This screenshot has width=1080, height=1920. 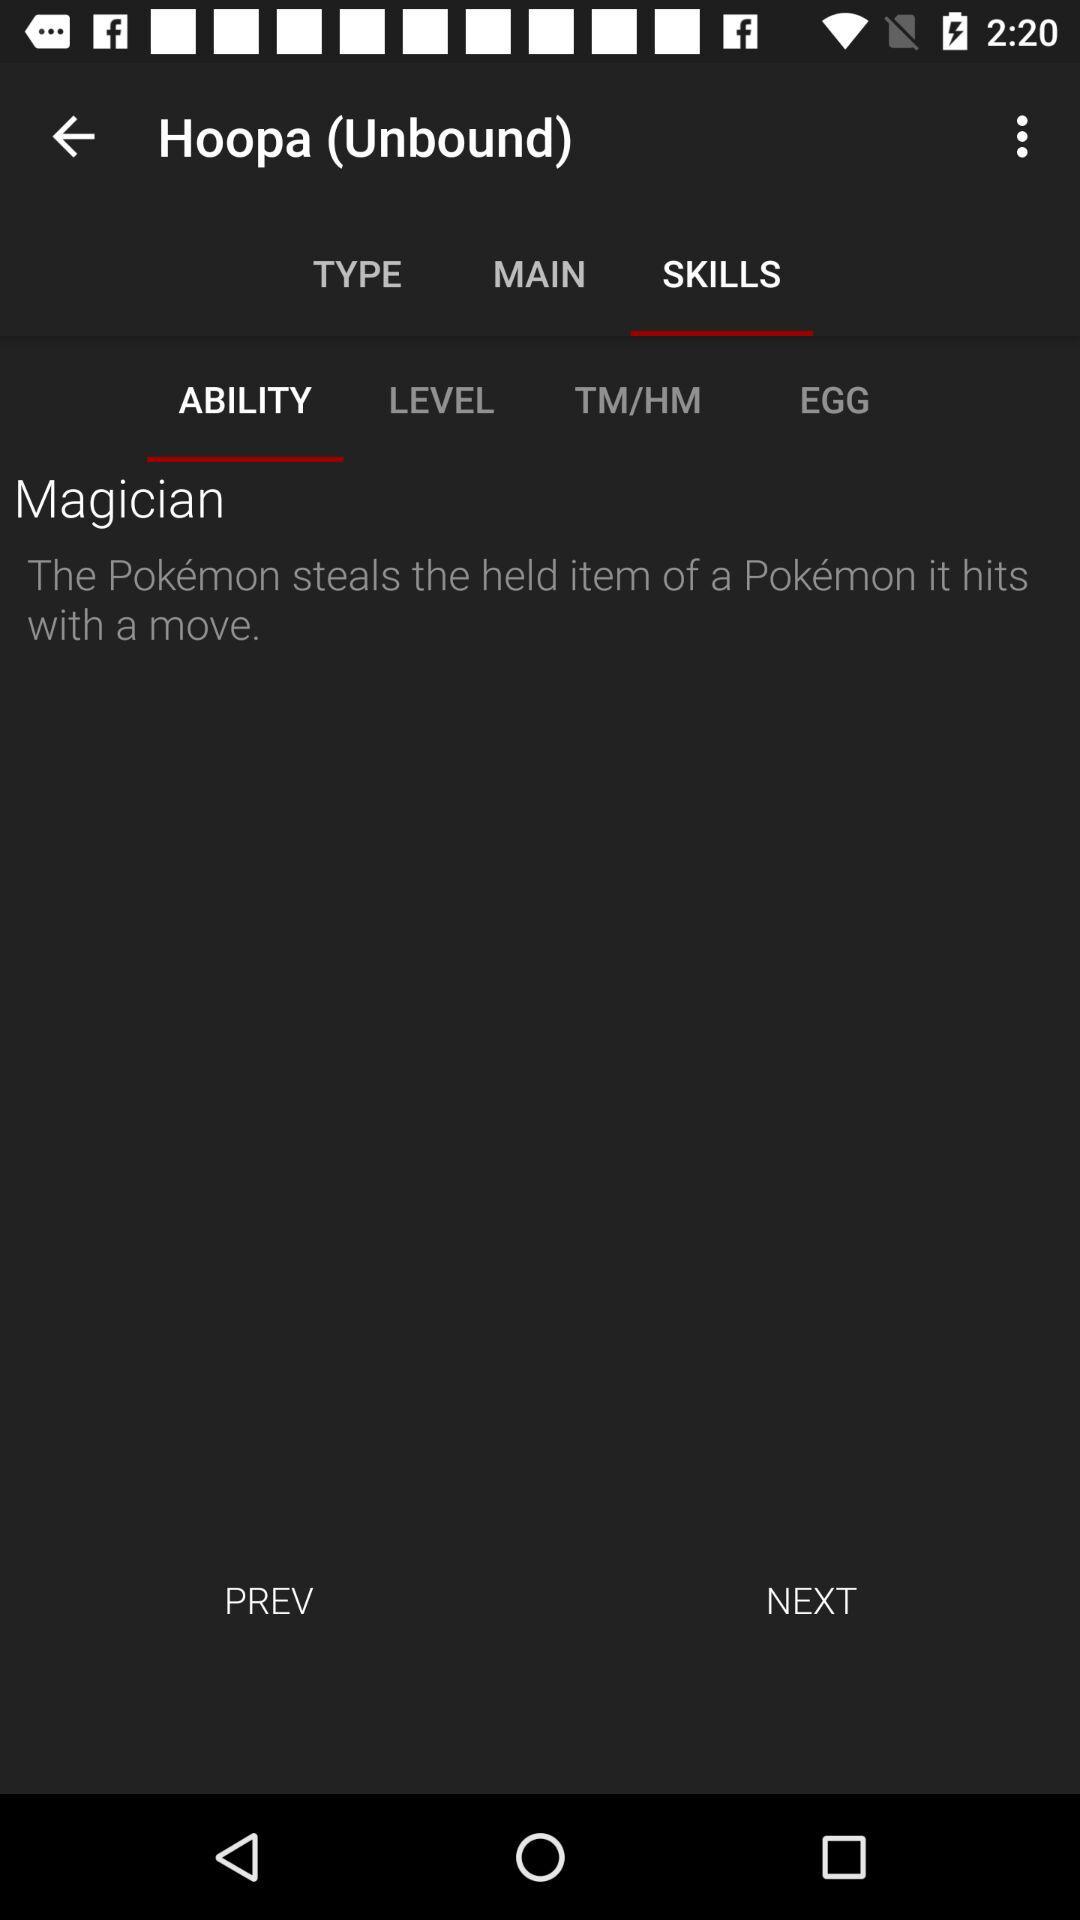 I want to click on the item above magician icon, so click(x=72, y=135).